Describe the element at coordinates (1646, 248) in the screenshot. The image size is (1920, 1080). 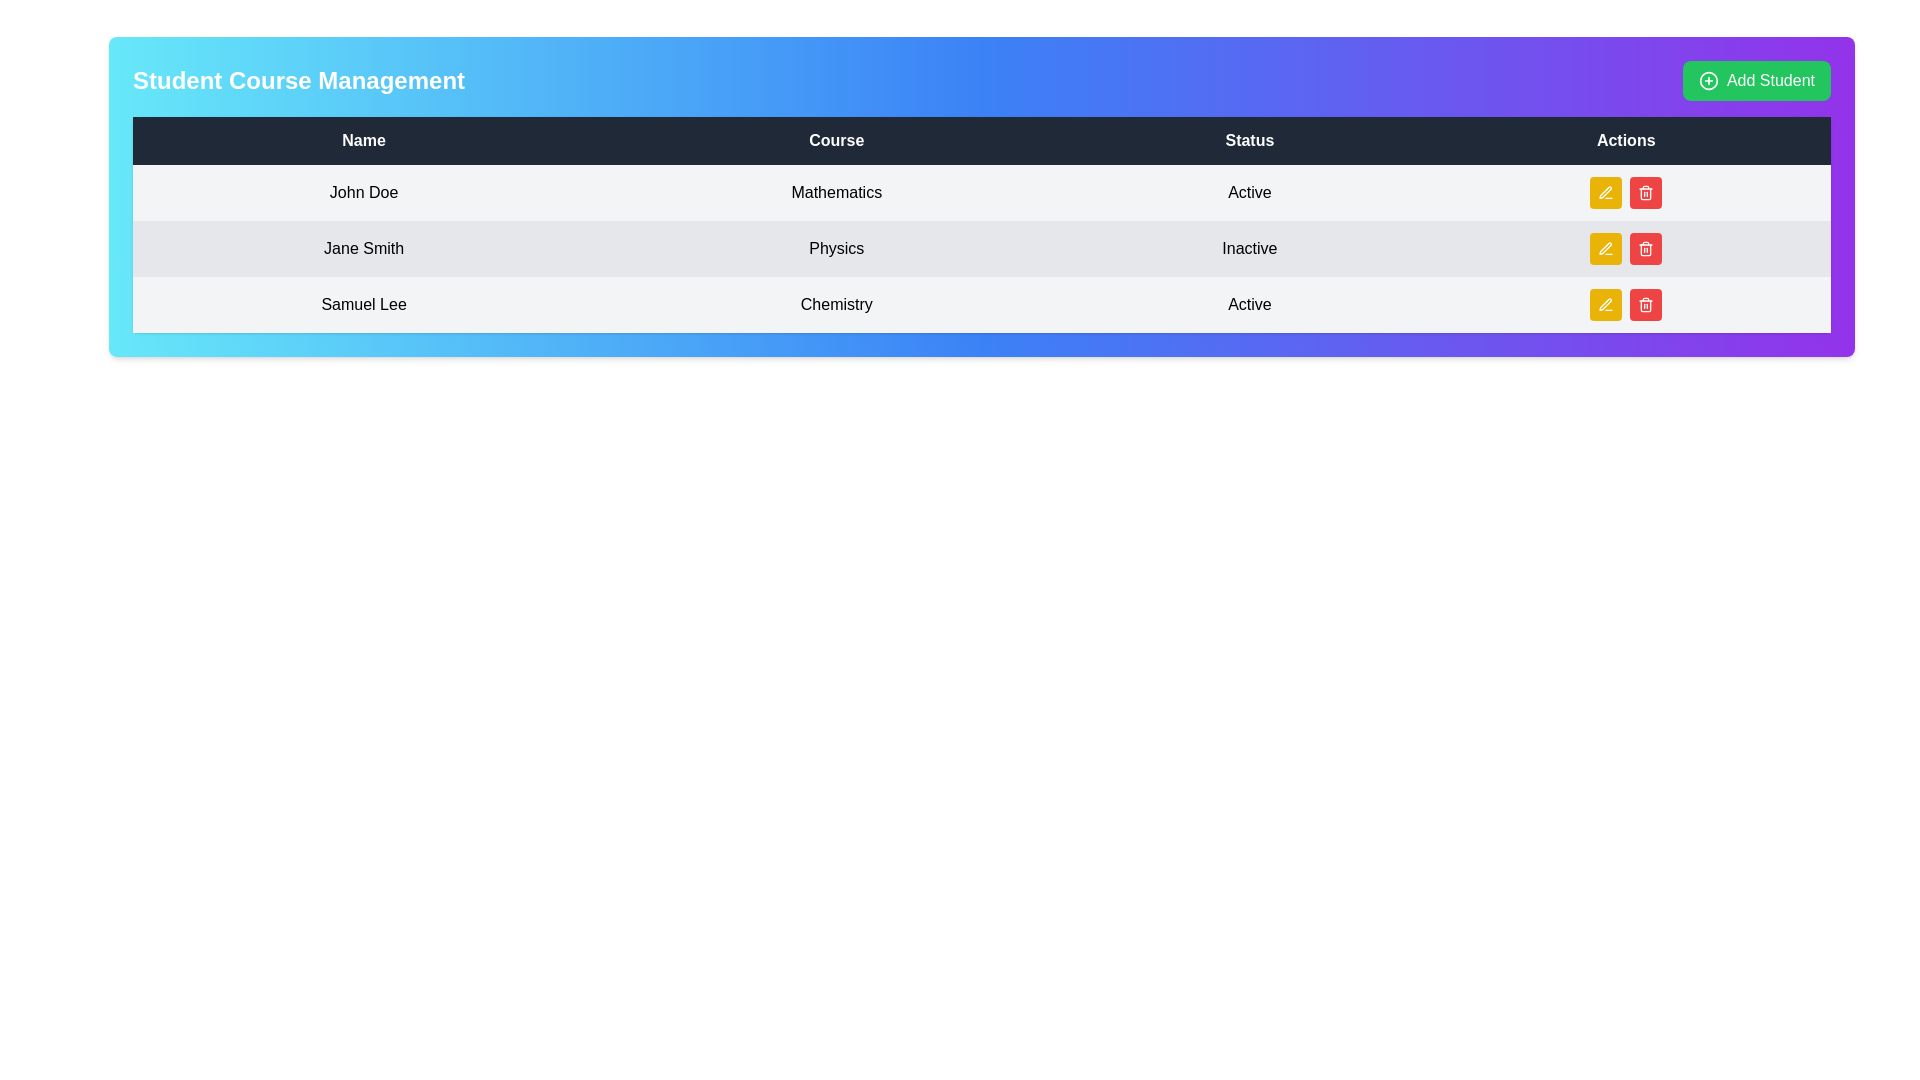
I see `the delete button located in the last column of the actions section in the second row of the table, which is directly to the right of the yellow pencil icon button` at that location.